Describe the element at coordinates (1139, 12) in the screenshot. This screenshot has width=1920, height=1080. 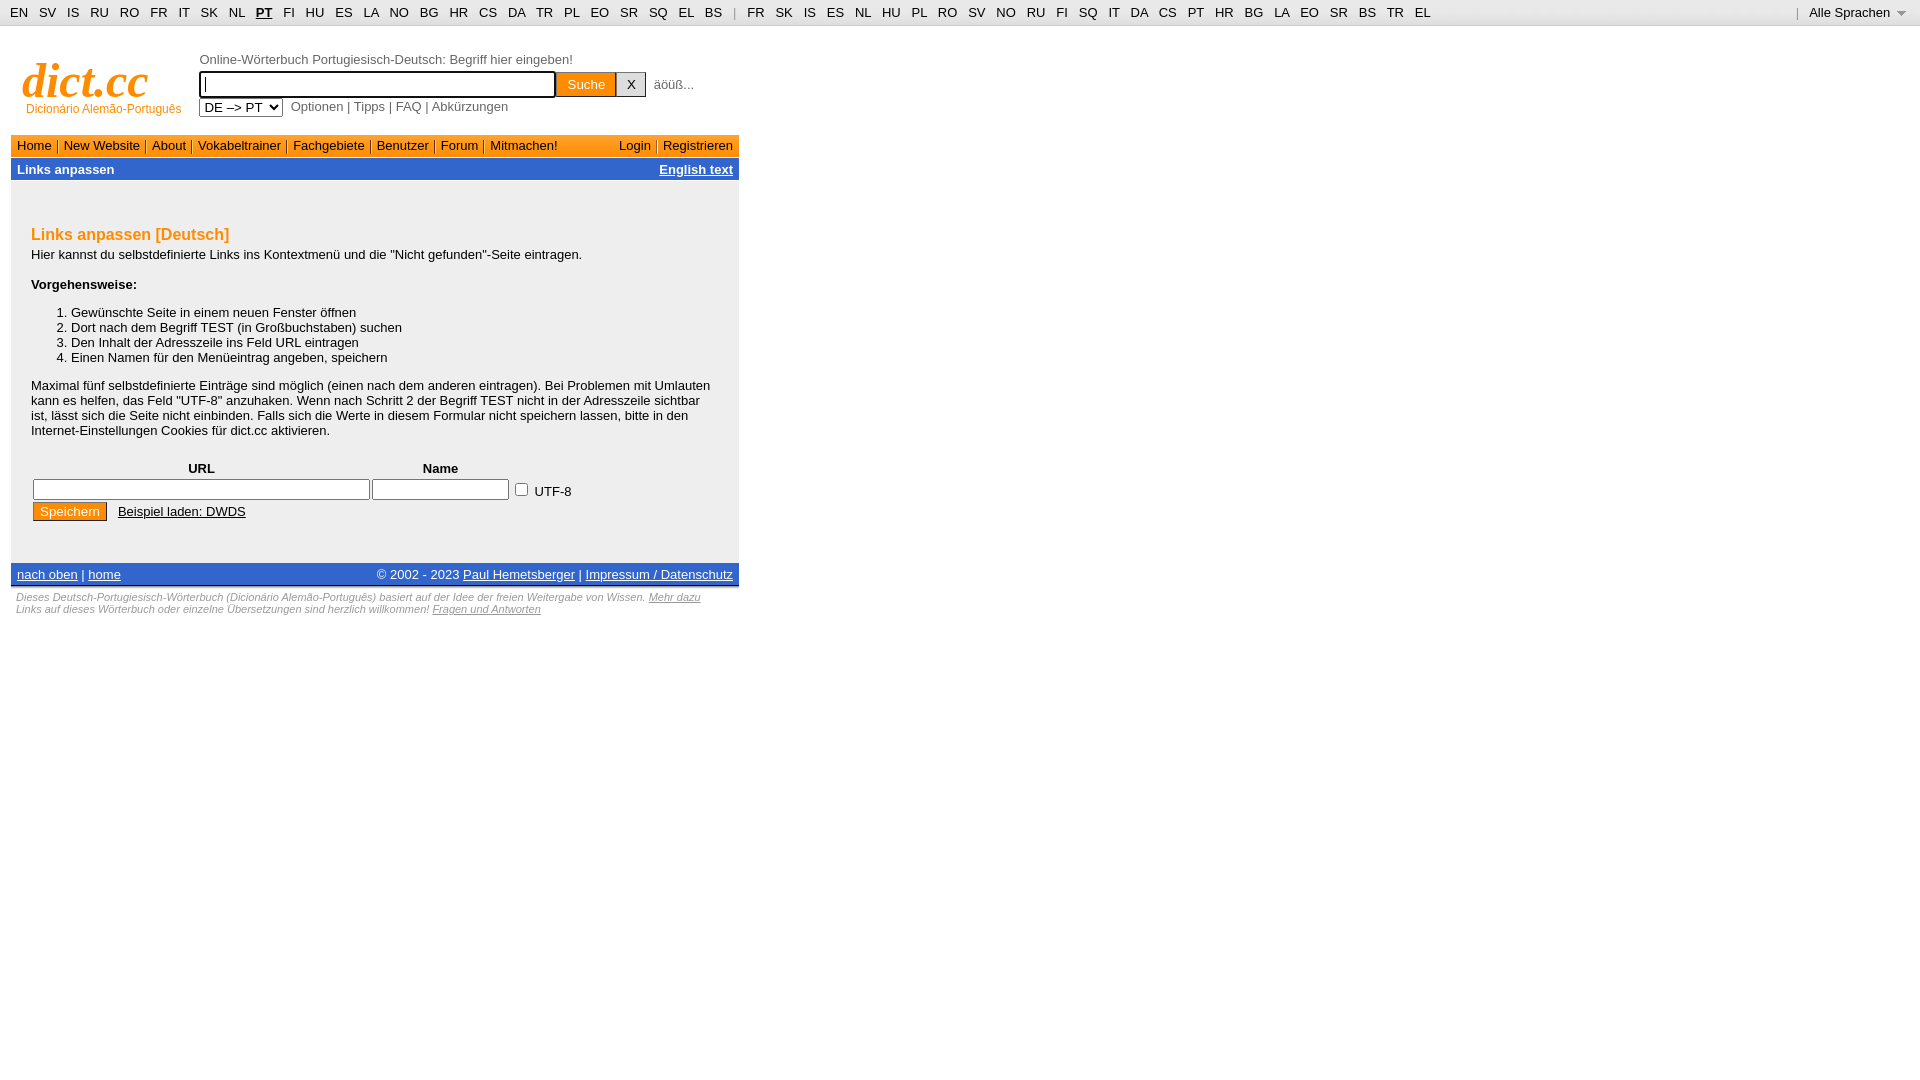
I see `'DA'` at that location.